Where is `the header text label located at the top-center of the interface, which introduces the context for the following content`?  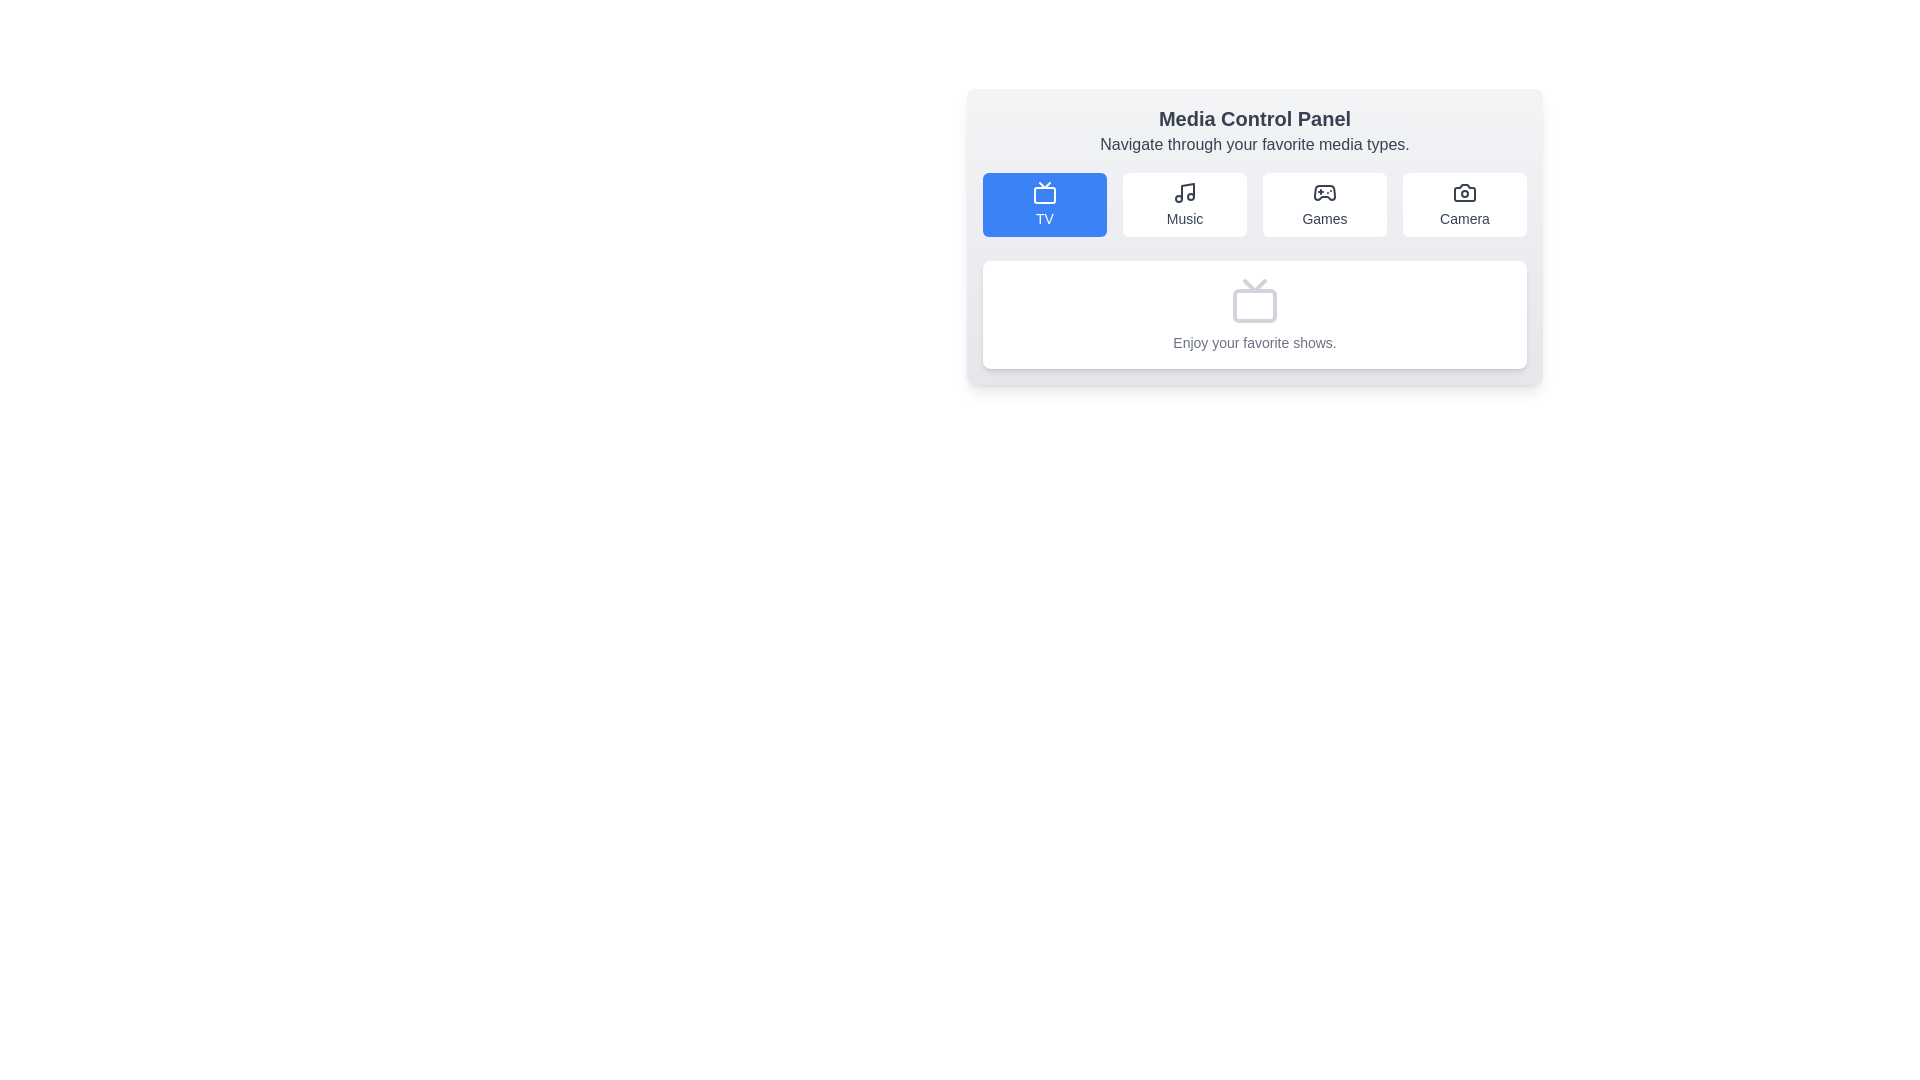
the header text label located at the top-center of the interface, which introduces the context for the following content is located at coordinates (1253, 119).